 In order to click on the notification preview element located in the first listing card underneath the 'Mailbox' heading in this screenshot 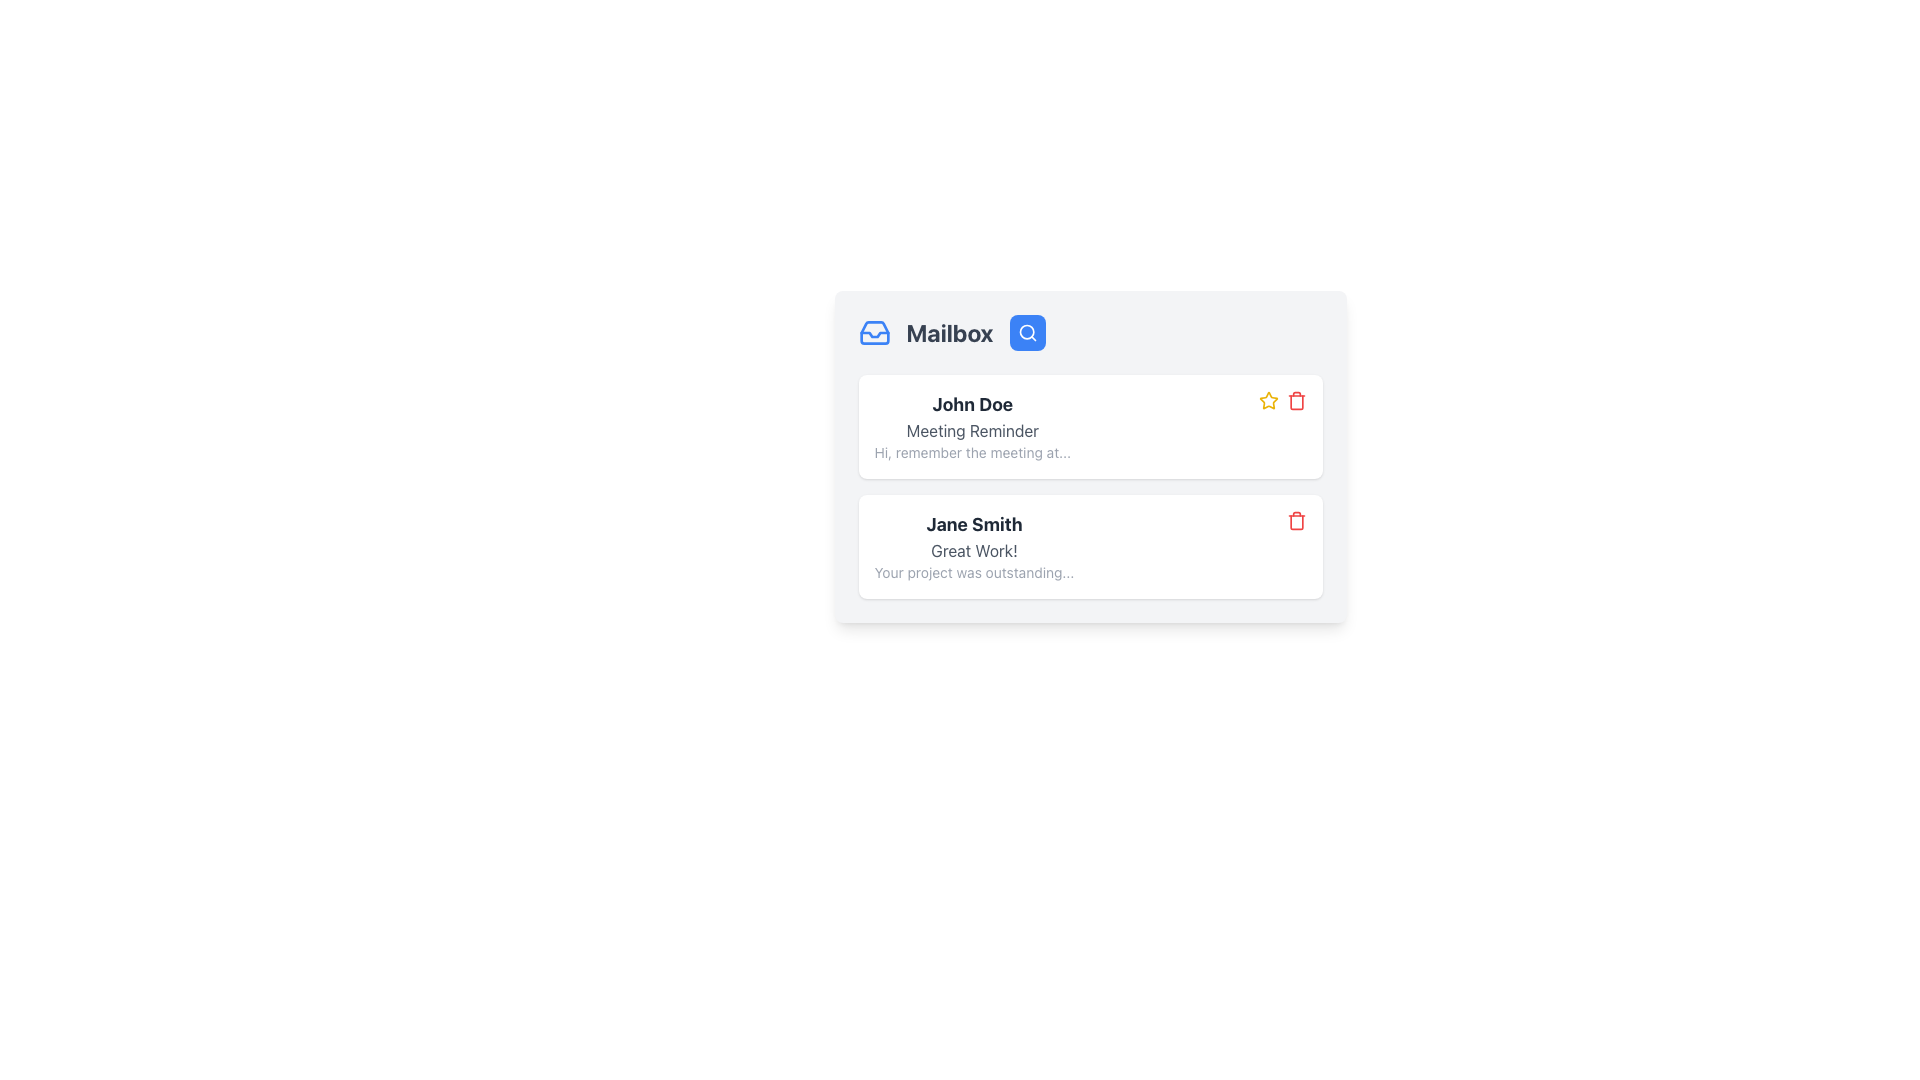, I will do `click(972, 426)`.